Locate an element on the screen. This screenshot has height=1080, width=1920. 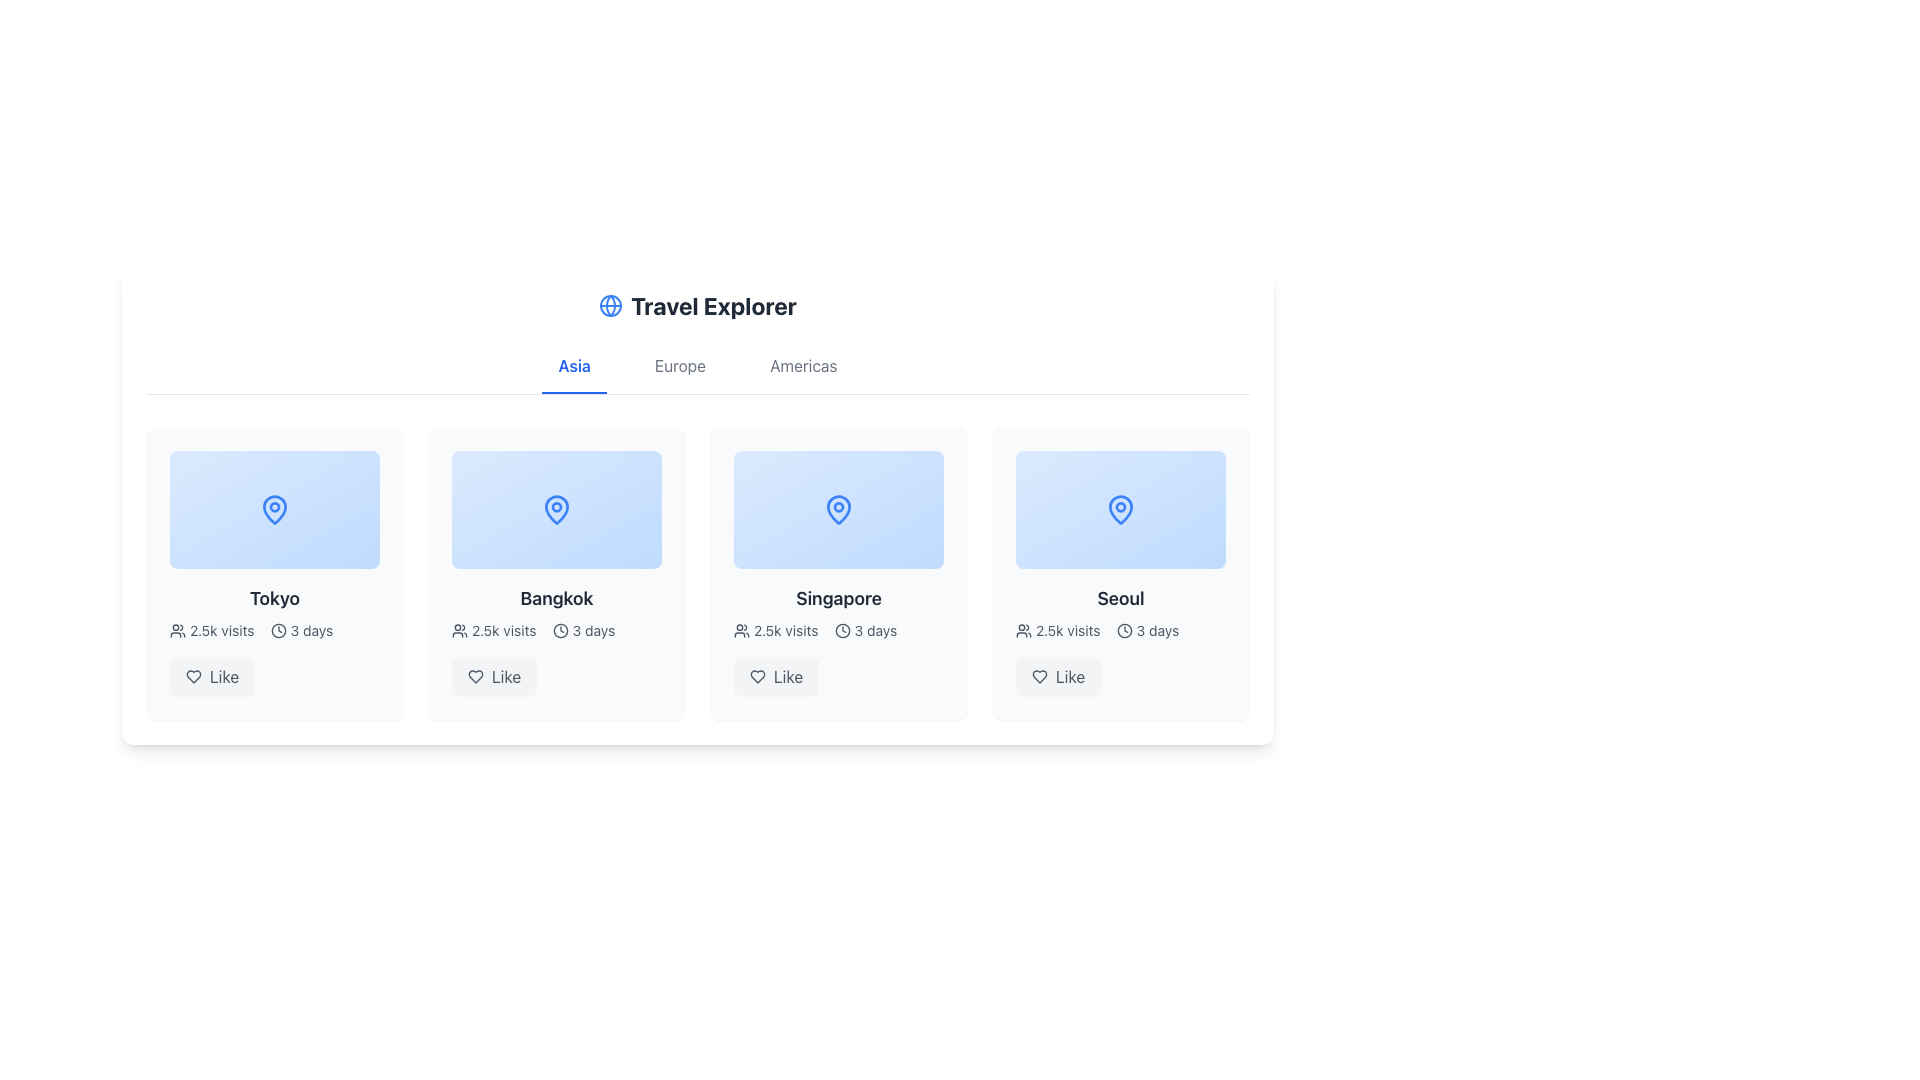
the heart-shaped icon within the 'Like' button below the 'Tokyo' card to like the item is located at coordinates (193, 676).